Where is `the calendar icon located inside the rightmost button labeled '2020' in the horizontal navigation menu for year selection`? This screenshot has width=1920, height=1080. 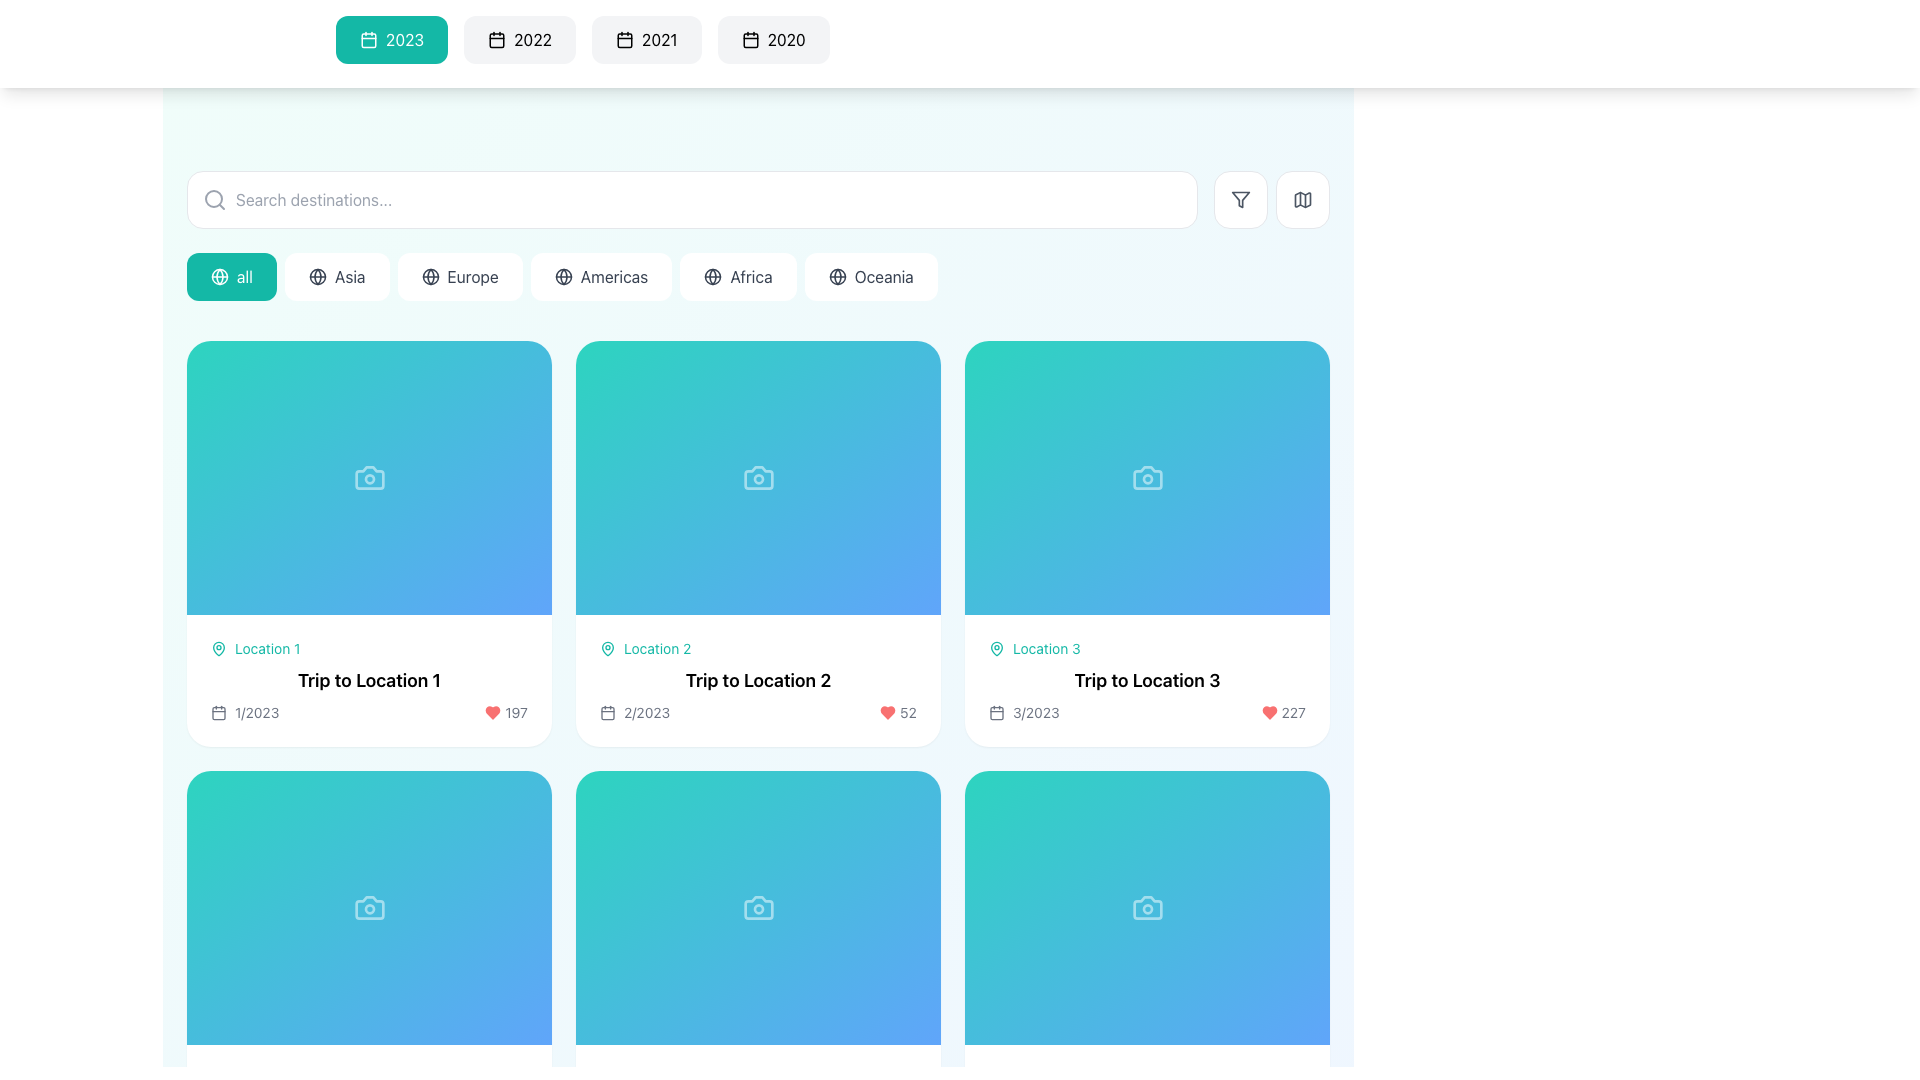 the calendar icon located inside the rightmost button labeled '2020' in the horizontal navigation menu for year selection is located at coordinates (749, 39).